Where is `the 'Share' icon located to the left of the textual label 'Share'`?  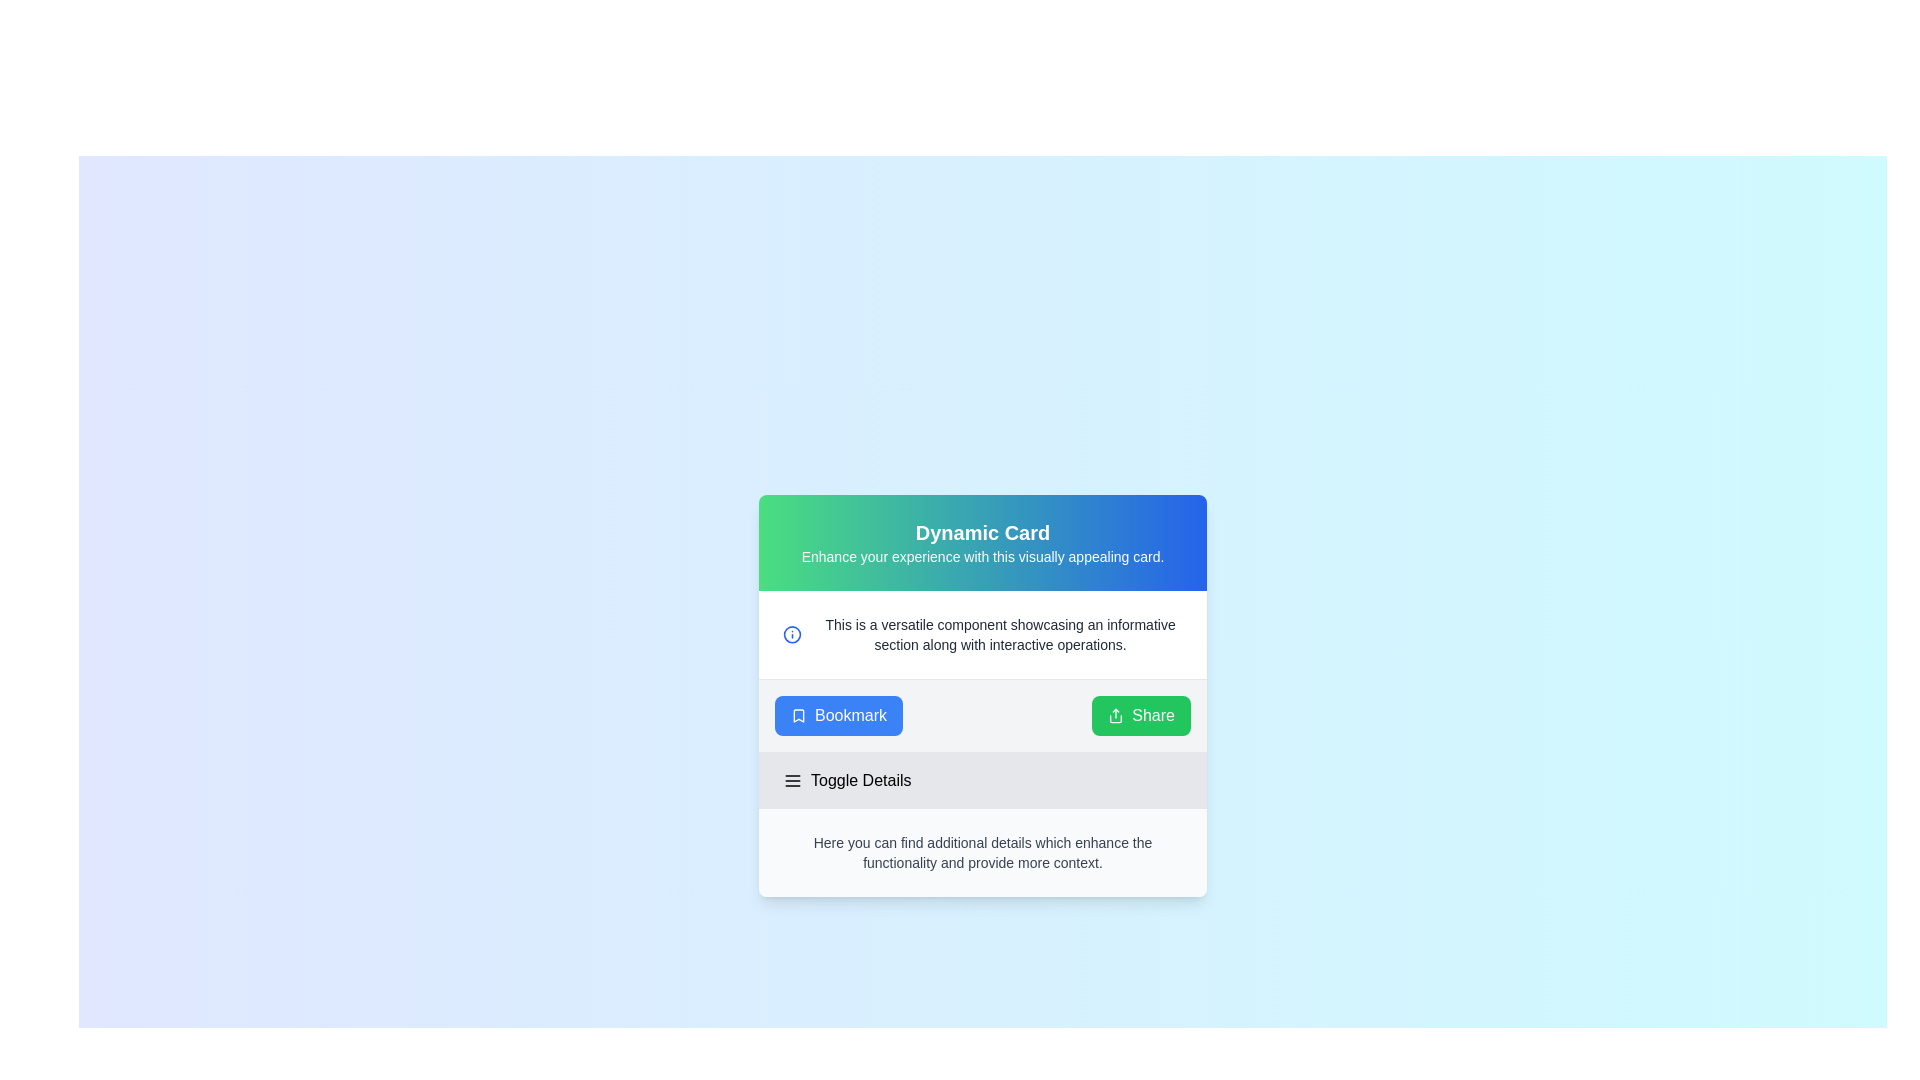
the 'Share' icon located to the left of the textual label 'Share' is located at coordinates (1115, 715).